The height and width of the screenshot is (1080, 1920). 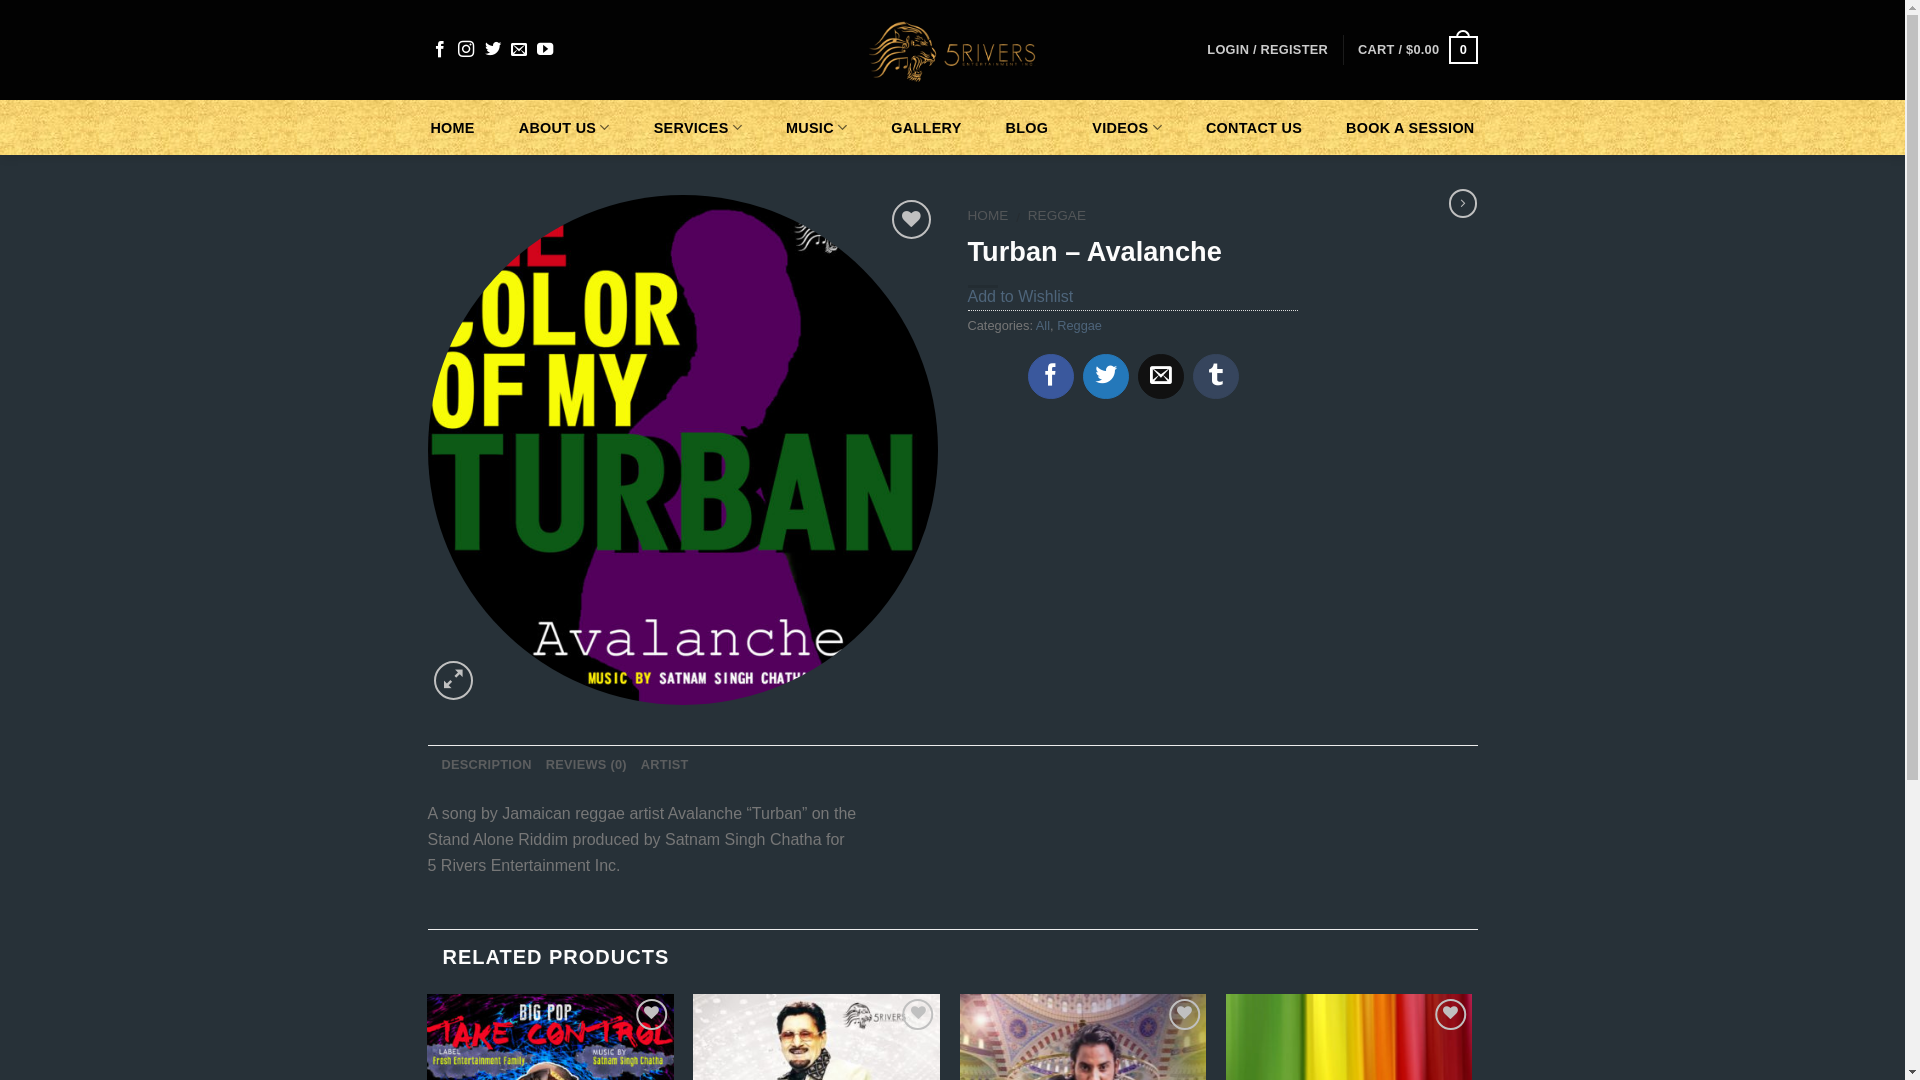 I want to click on 'VIDEOS', so click(x=1127, y=127).